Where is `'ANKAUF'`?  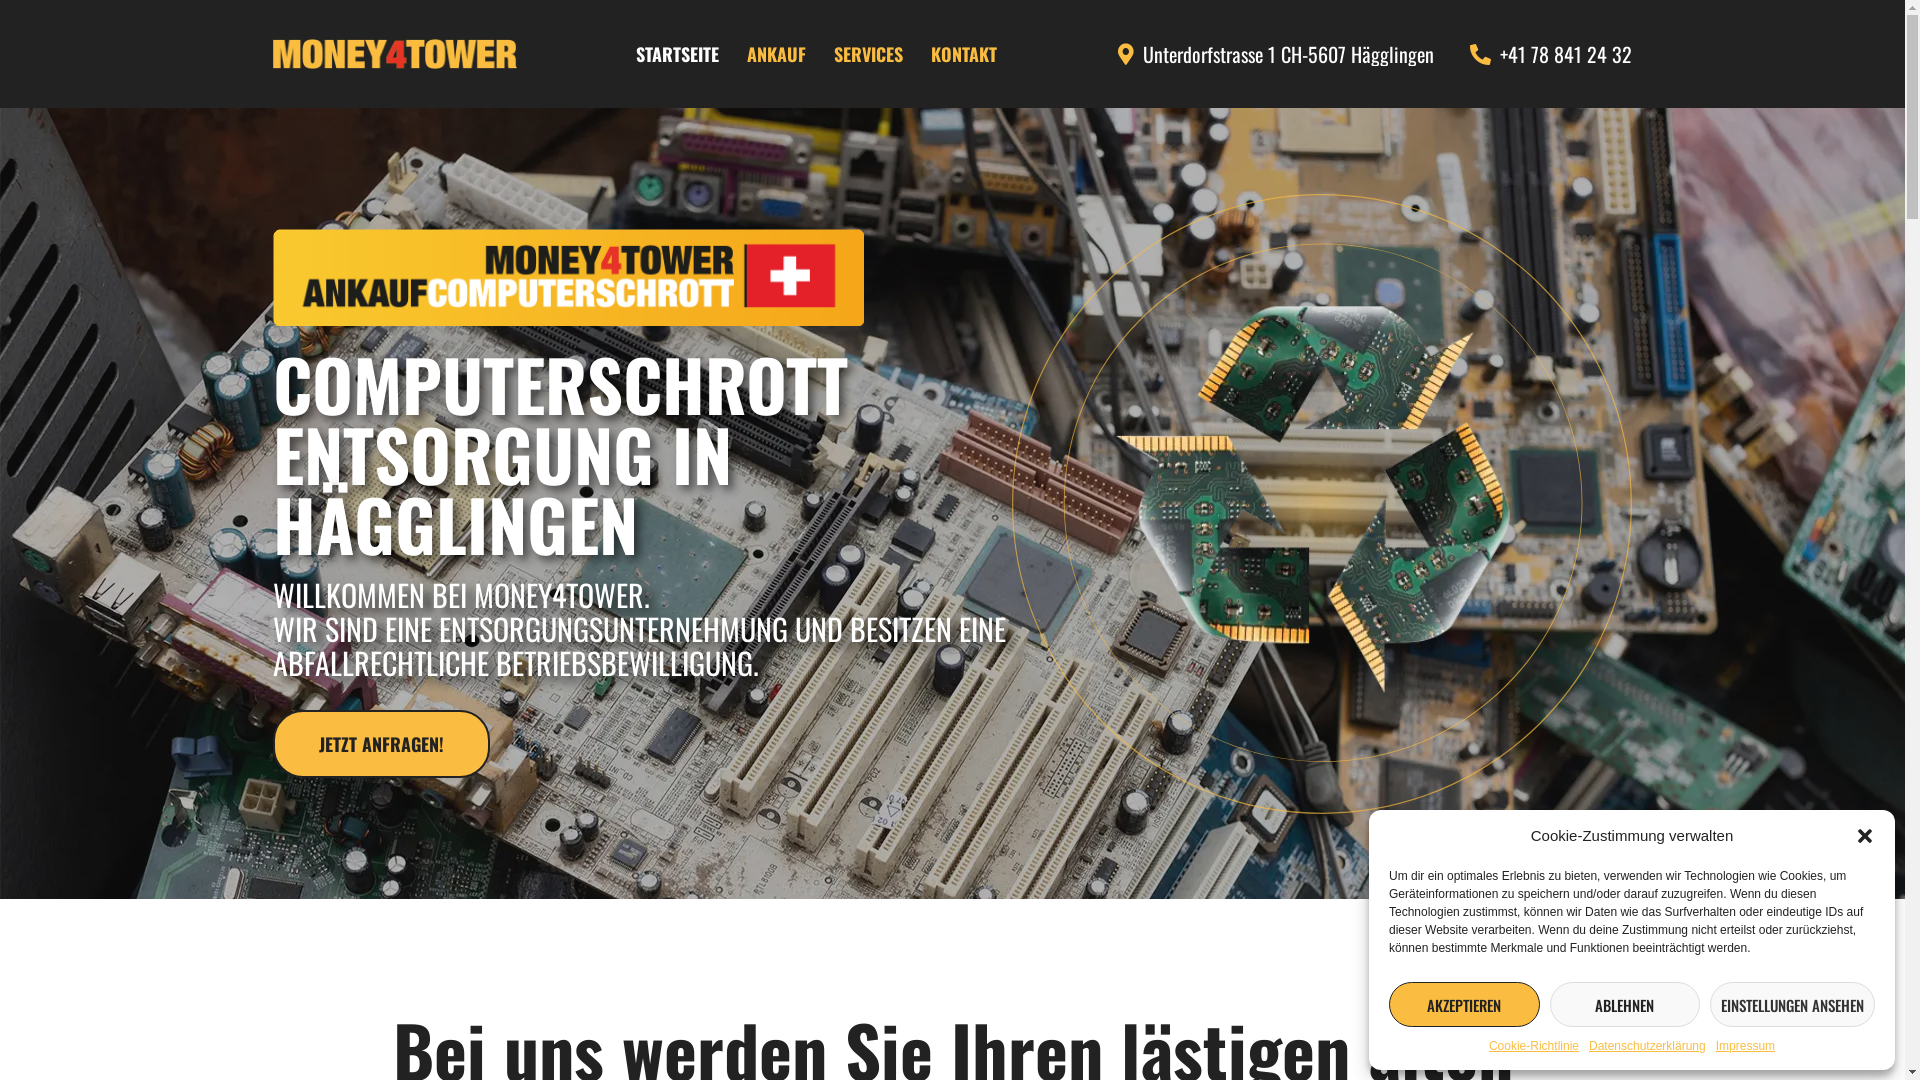
'ANKAUF' is located at coordinates (775, 53).